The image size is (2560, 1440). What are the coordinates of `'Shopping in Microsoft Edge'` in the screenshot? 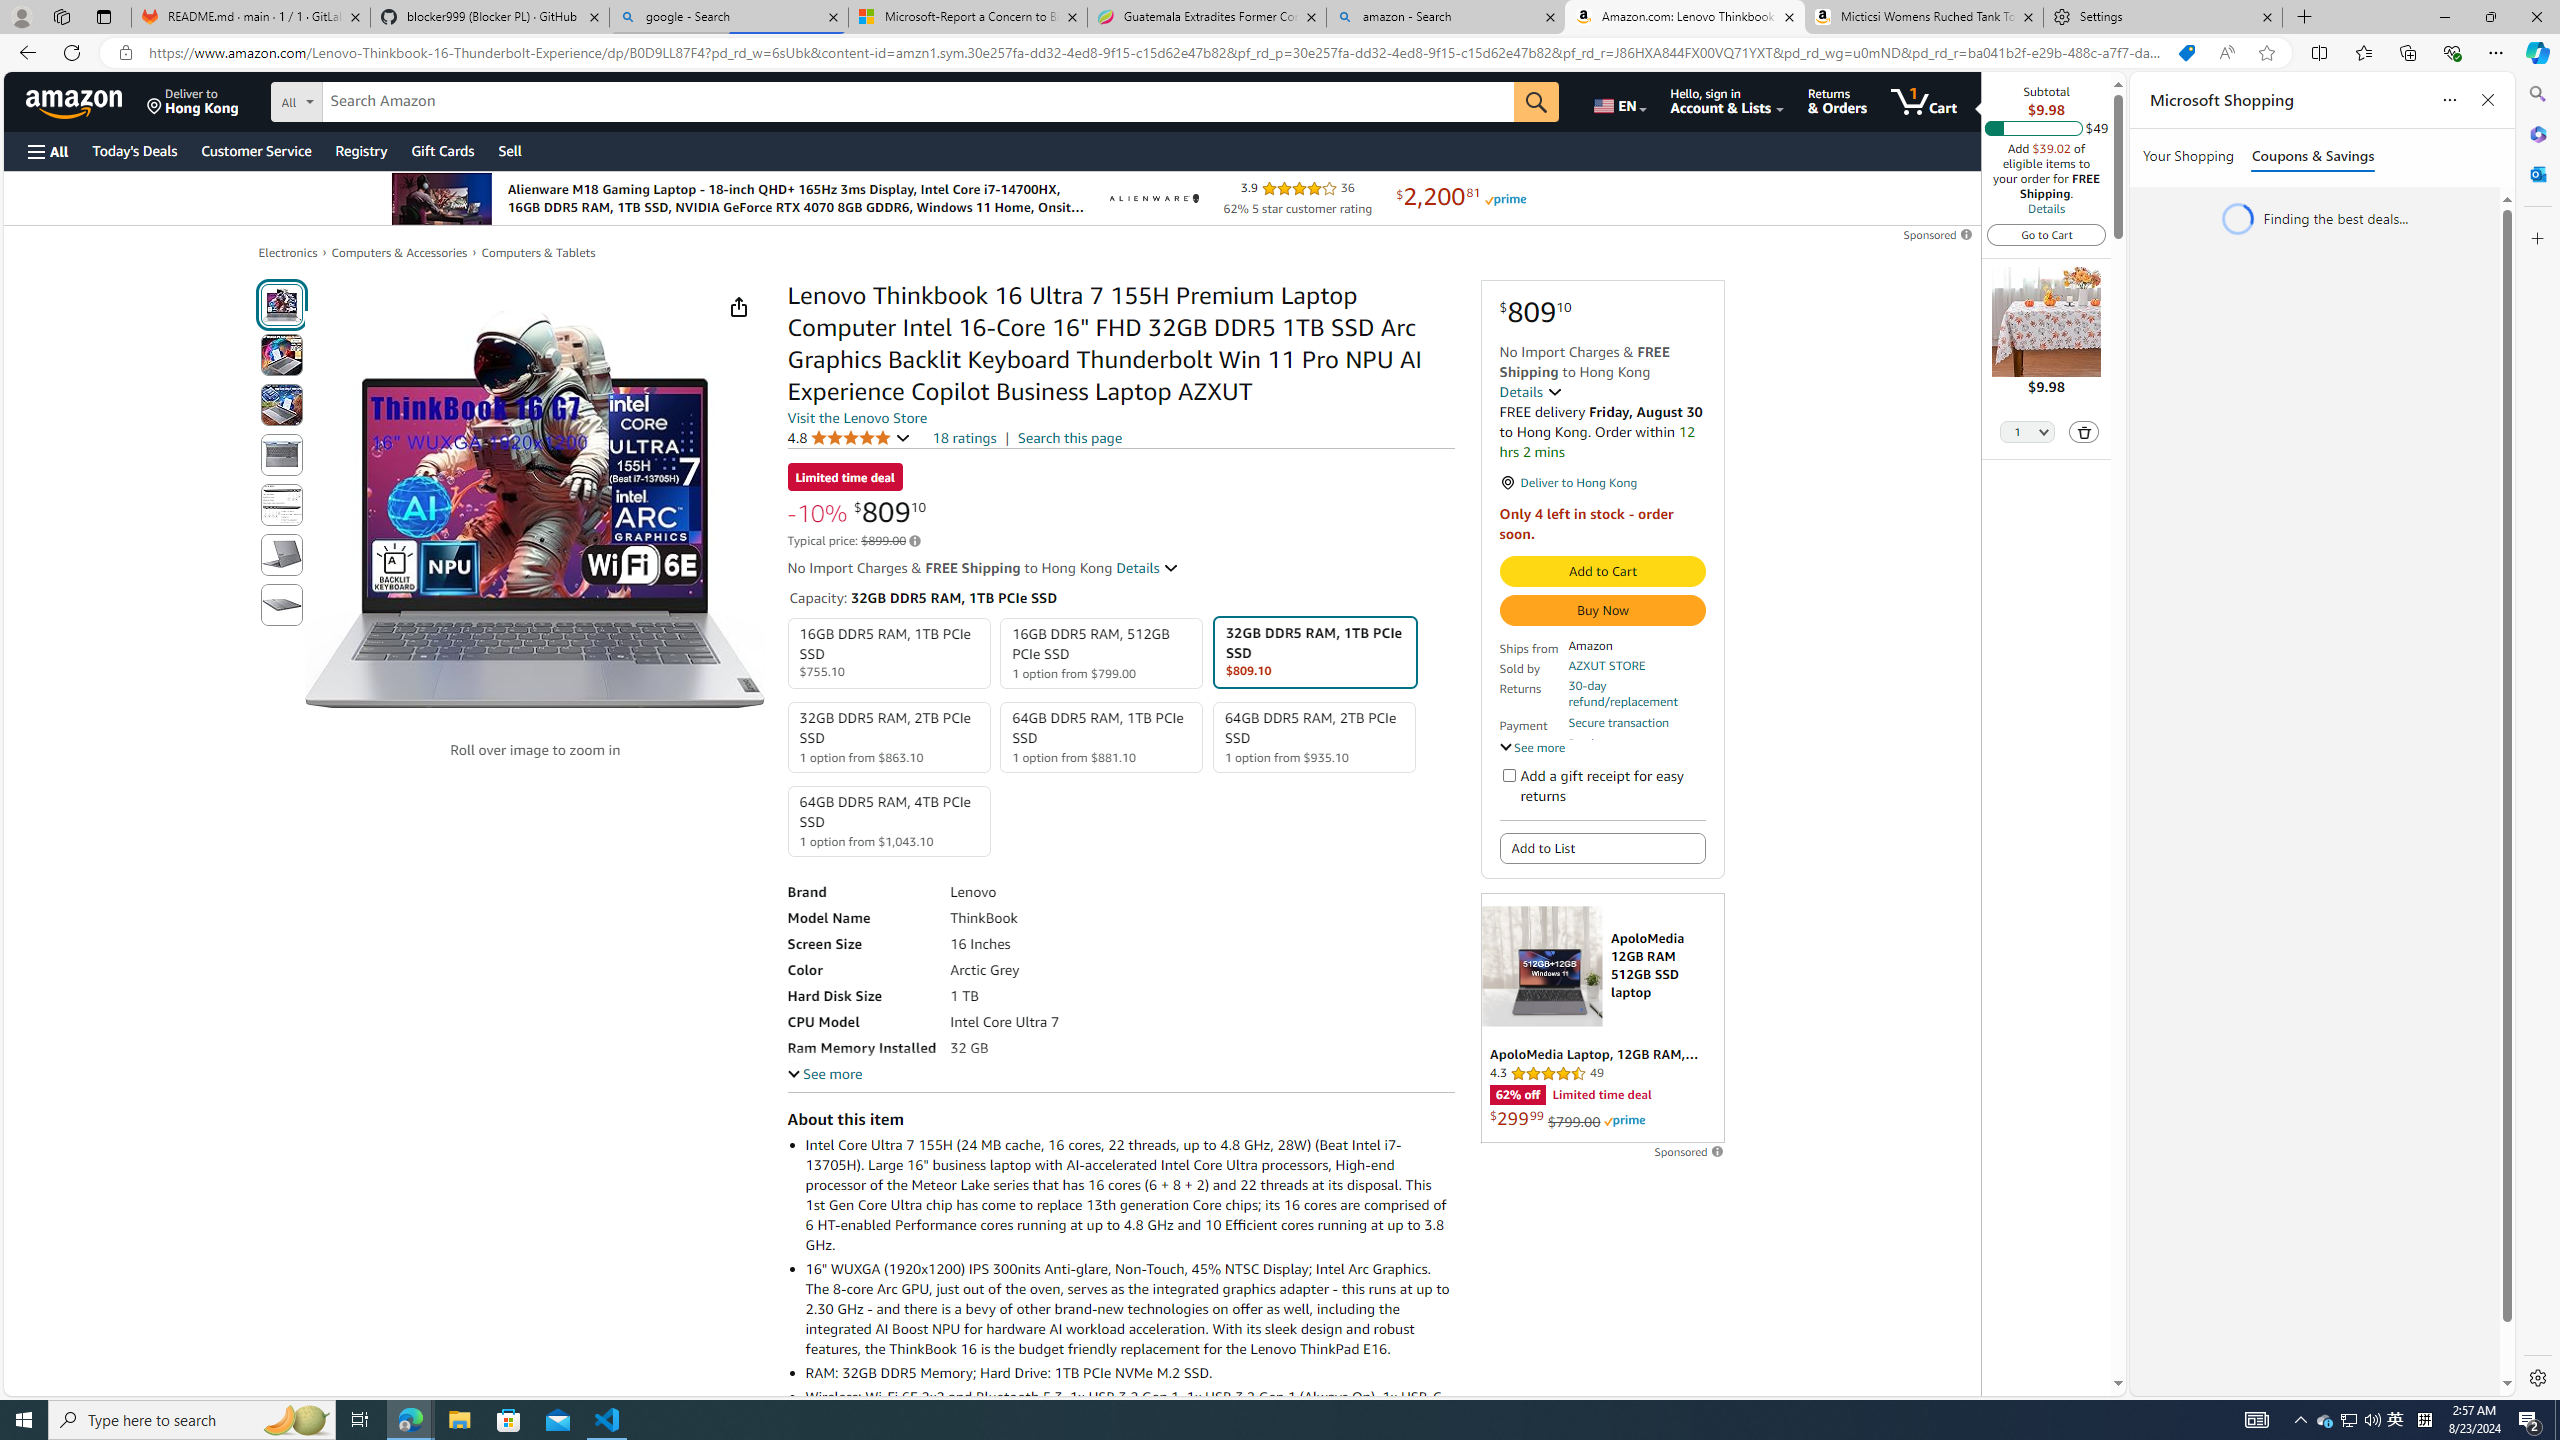 It's located at (2185, 53).